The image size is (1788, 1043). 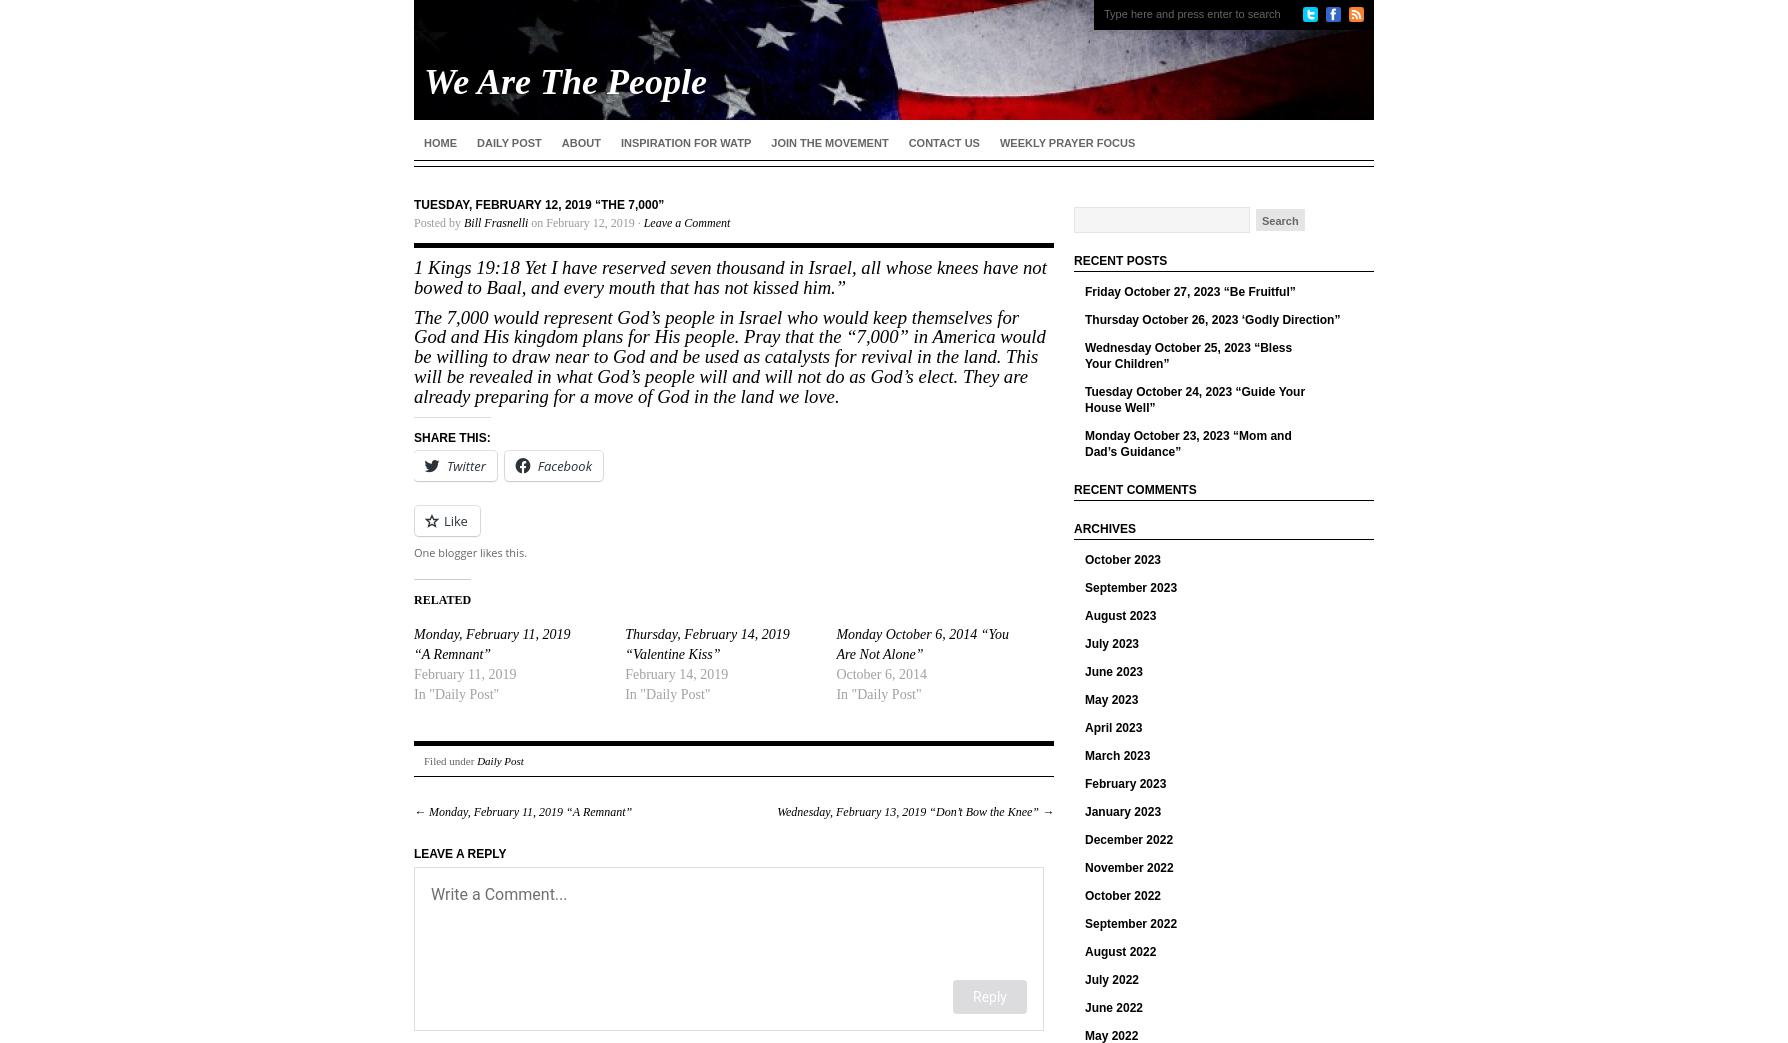 I want to click on 'May 2023', so click(x=1111, y=699).